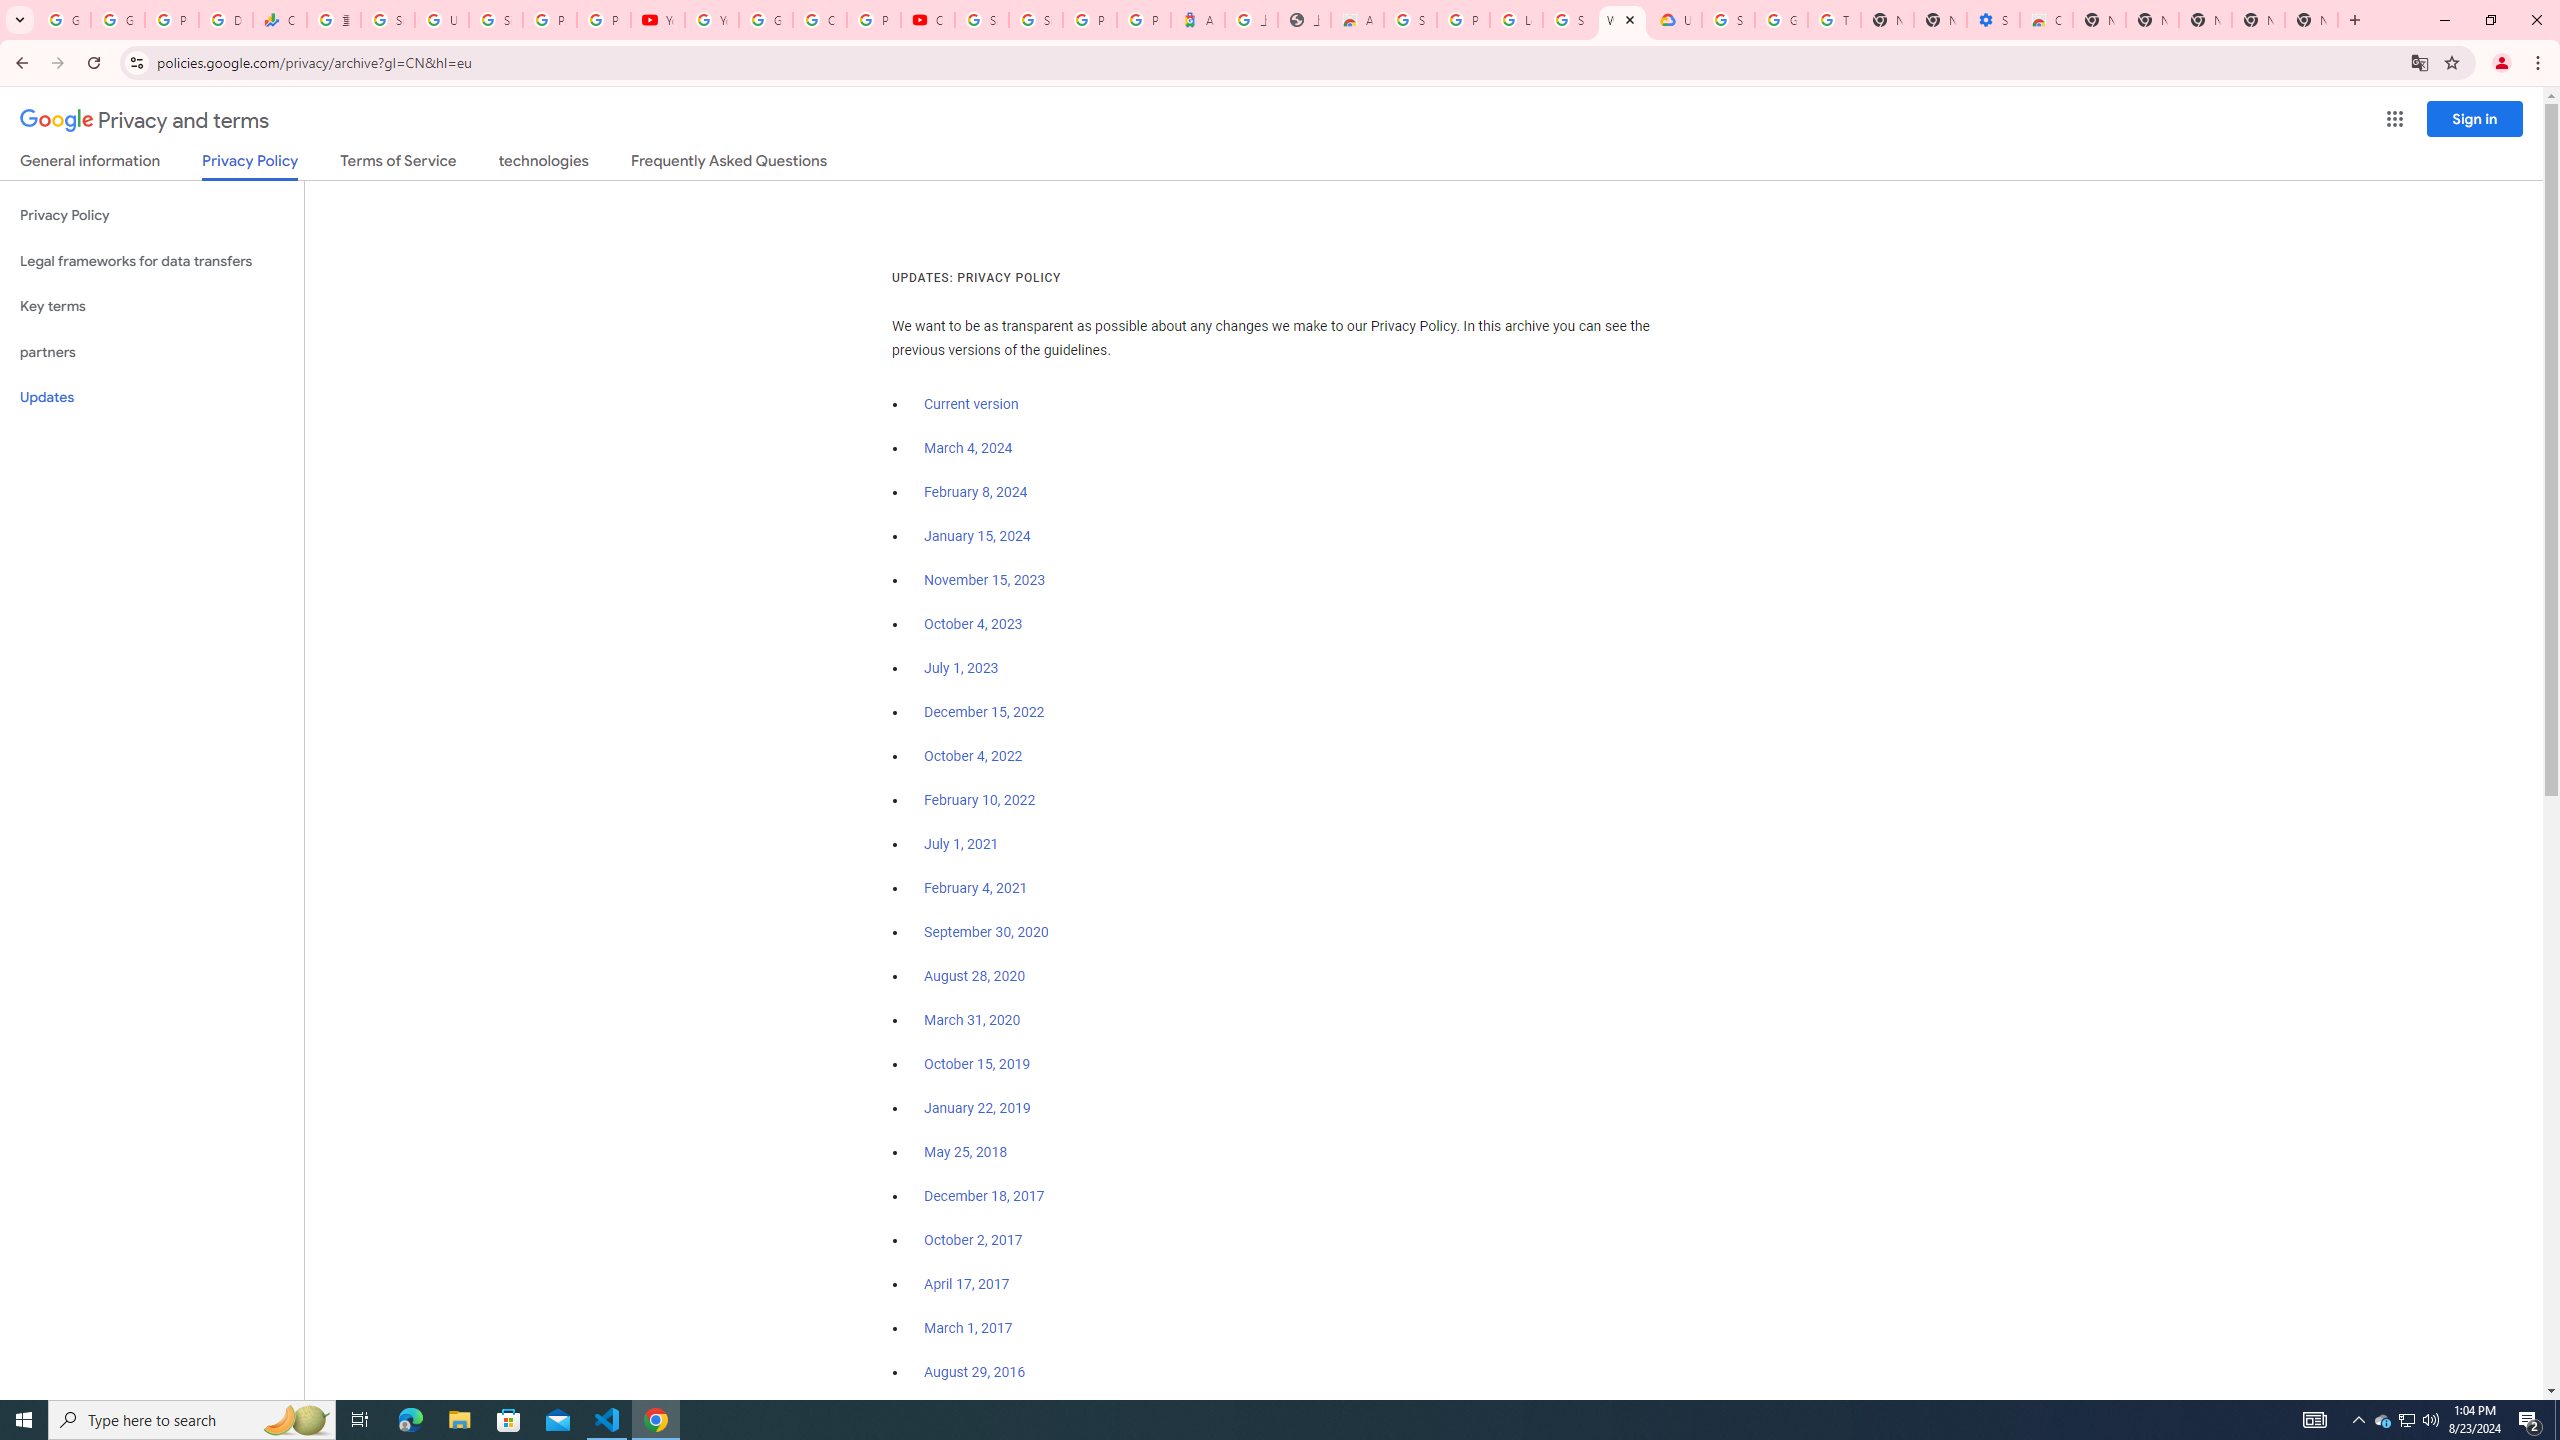  I want to click on 'Reload', so click(93, 62).